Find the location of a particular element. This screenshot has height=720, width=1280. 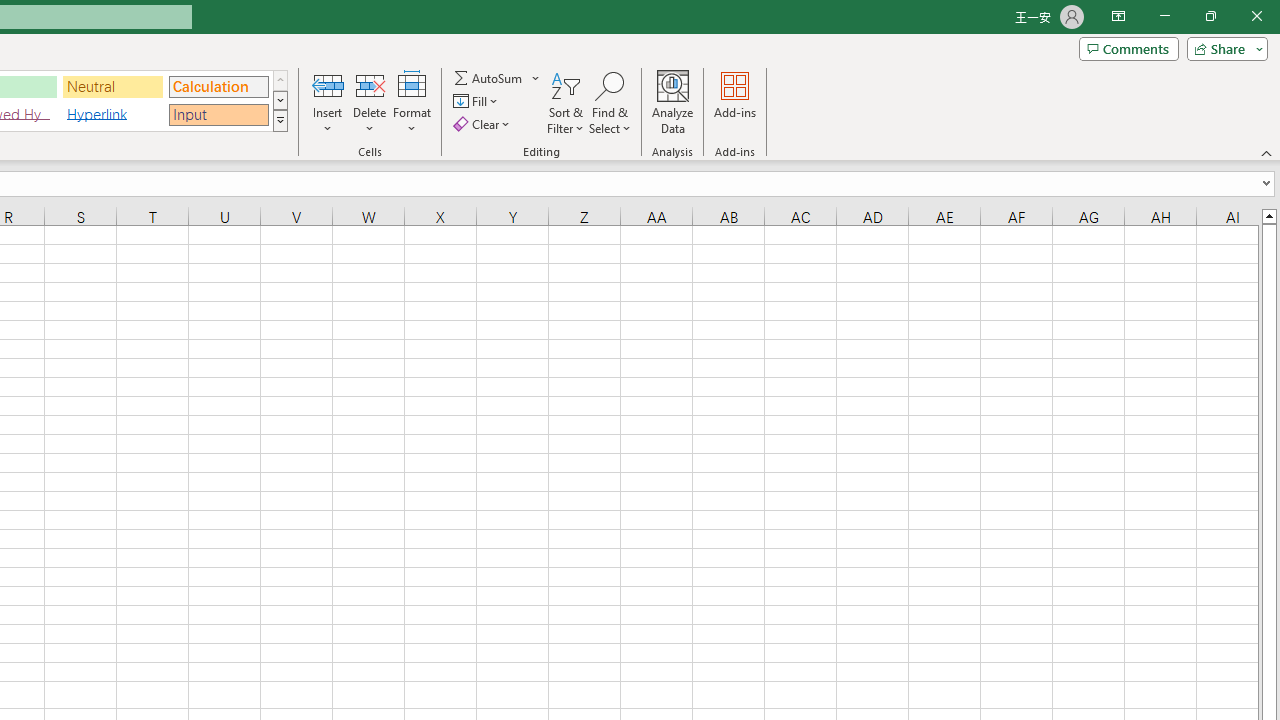

'Delete Cells...' is located at coordinates (369, 84).